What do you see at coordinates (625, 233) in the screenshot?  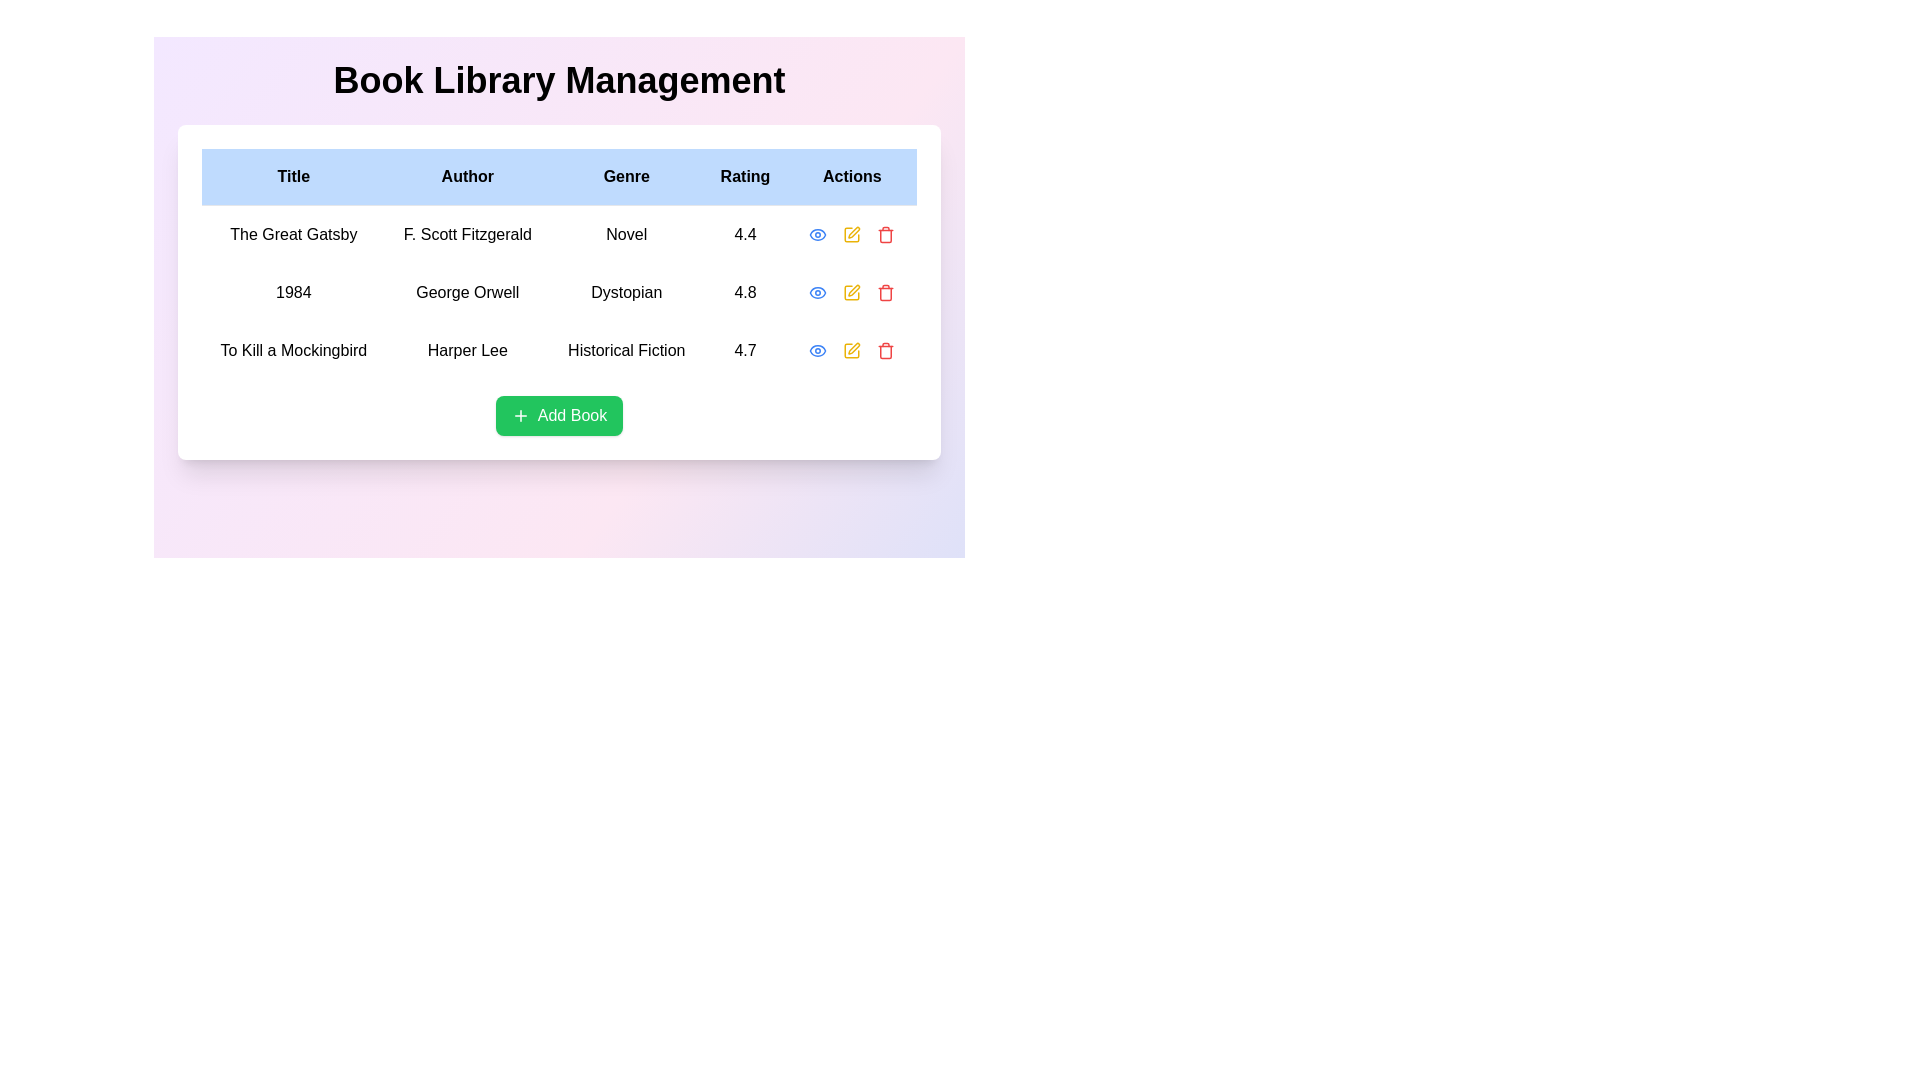 I see `the text element representing the genre of the item in the first row of the table, located under the 'Genre' header, between 'F. Scott Fitzgerald' and the rating '4.4'` at bounding box center [625, 233].